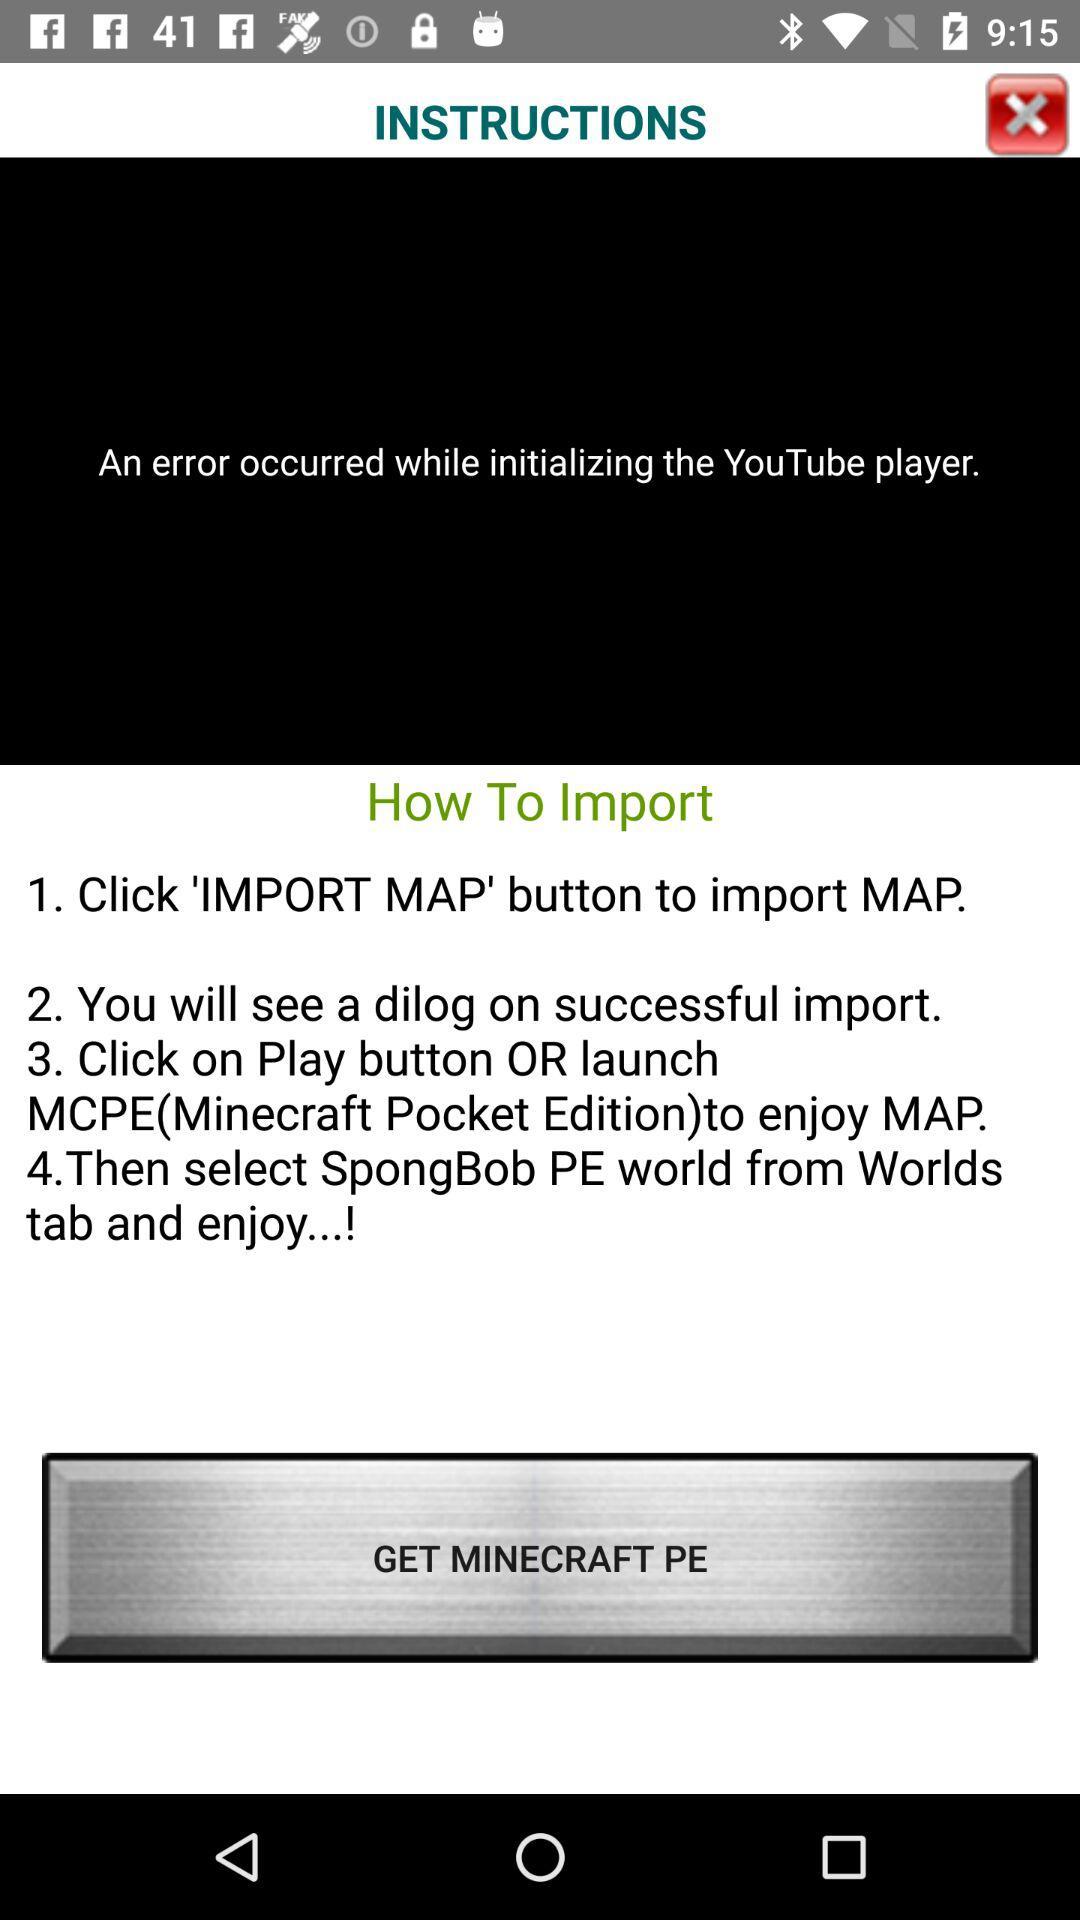  I want to click on icon at the top right corner, so click(1027, 114).